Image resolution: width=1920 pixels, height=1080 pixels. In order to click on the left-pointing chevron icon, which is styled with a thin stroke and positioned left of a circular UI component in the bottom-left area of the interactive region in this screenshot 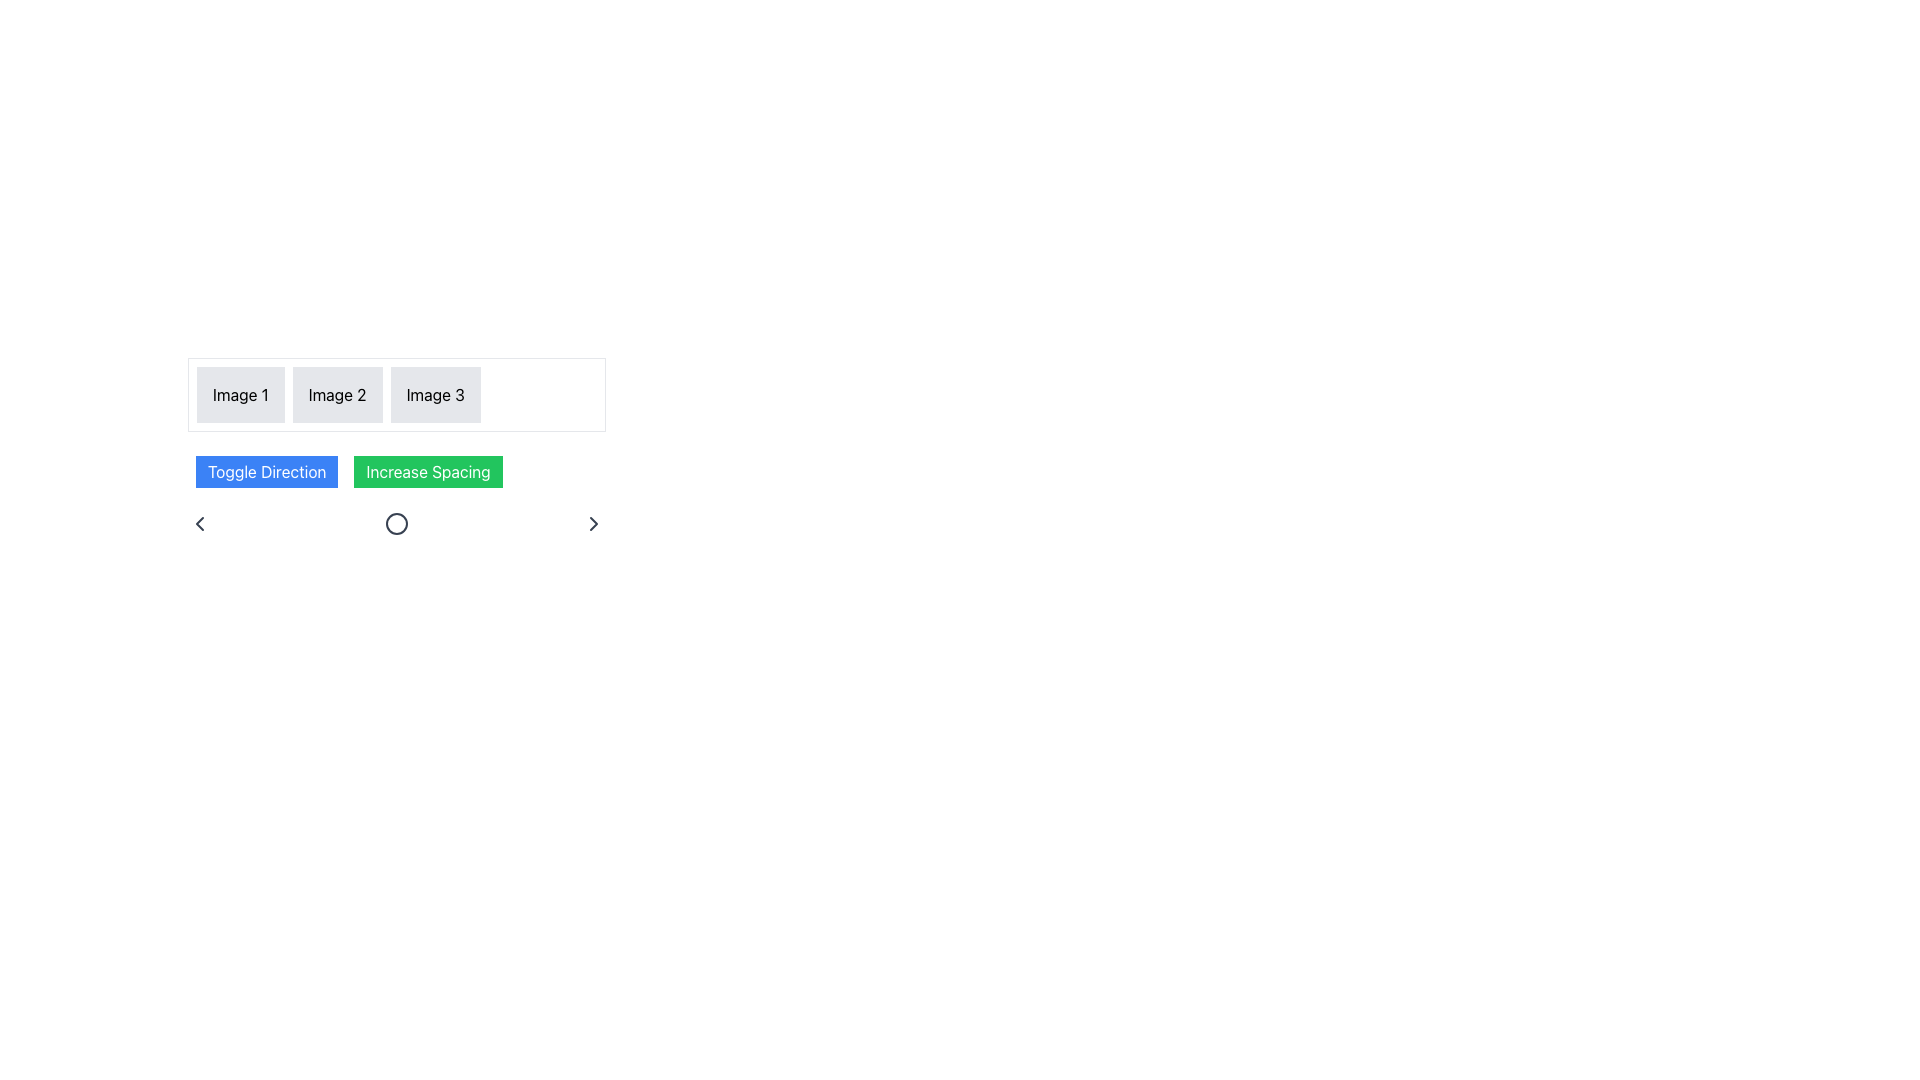, I will do `click(200, 523)`.